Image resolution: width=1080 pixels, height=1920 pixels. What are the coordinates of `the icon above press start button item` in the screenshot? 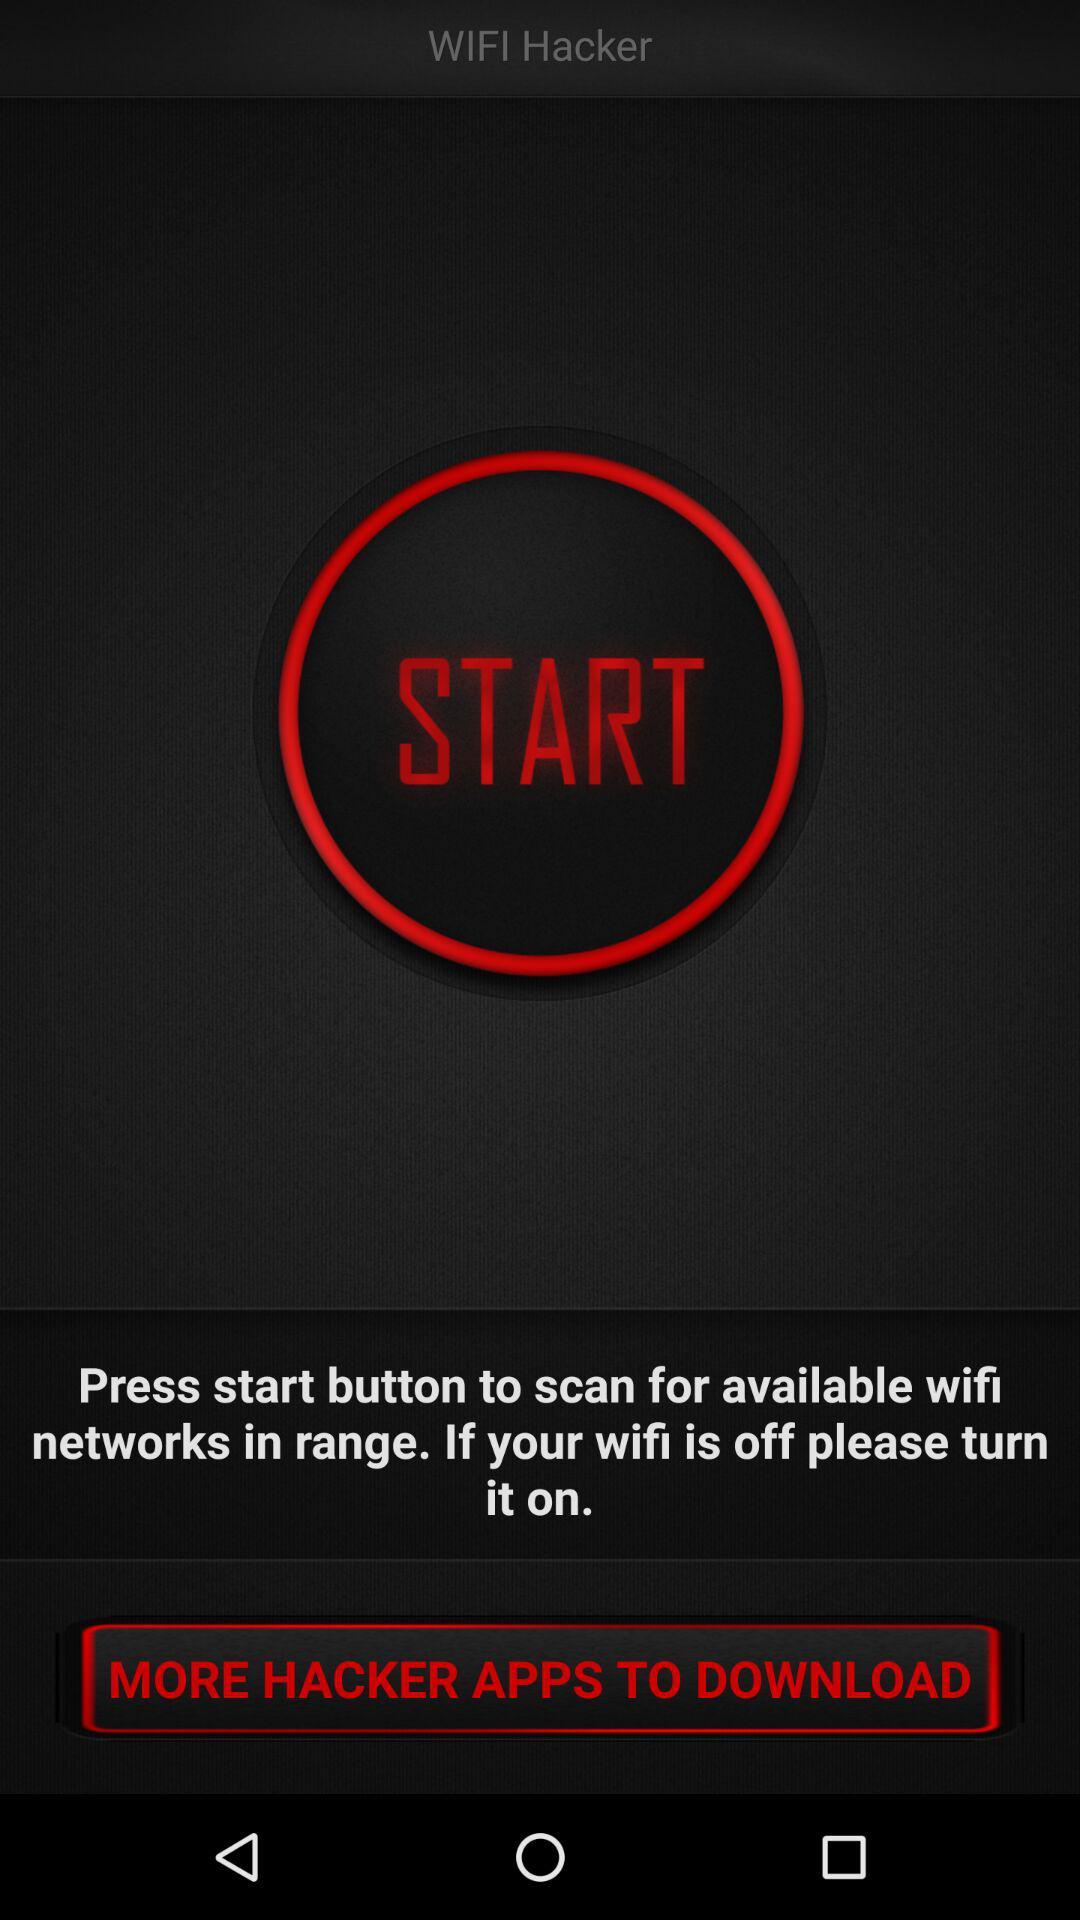 It's located at (540, 714).